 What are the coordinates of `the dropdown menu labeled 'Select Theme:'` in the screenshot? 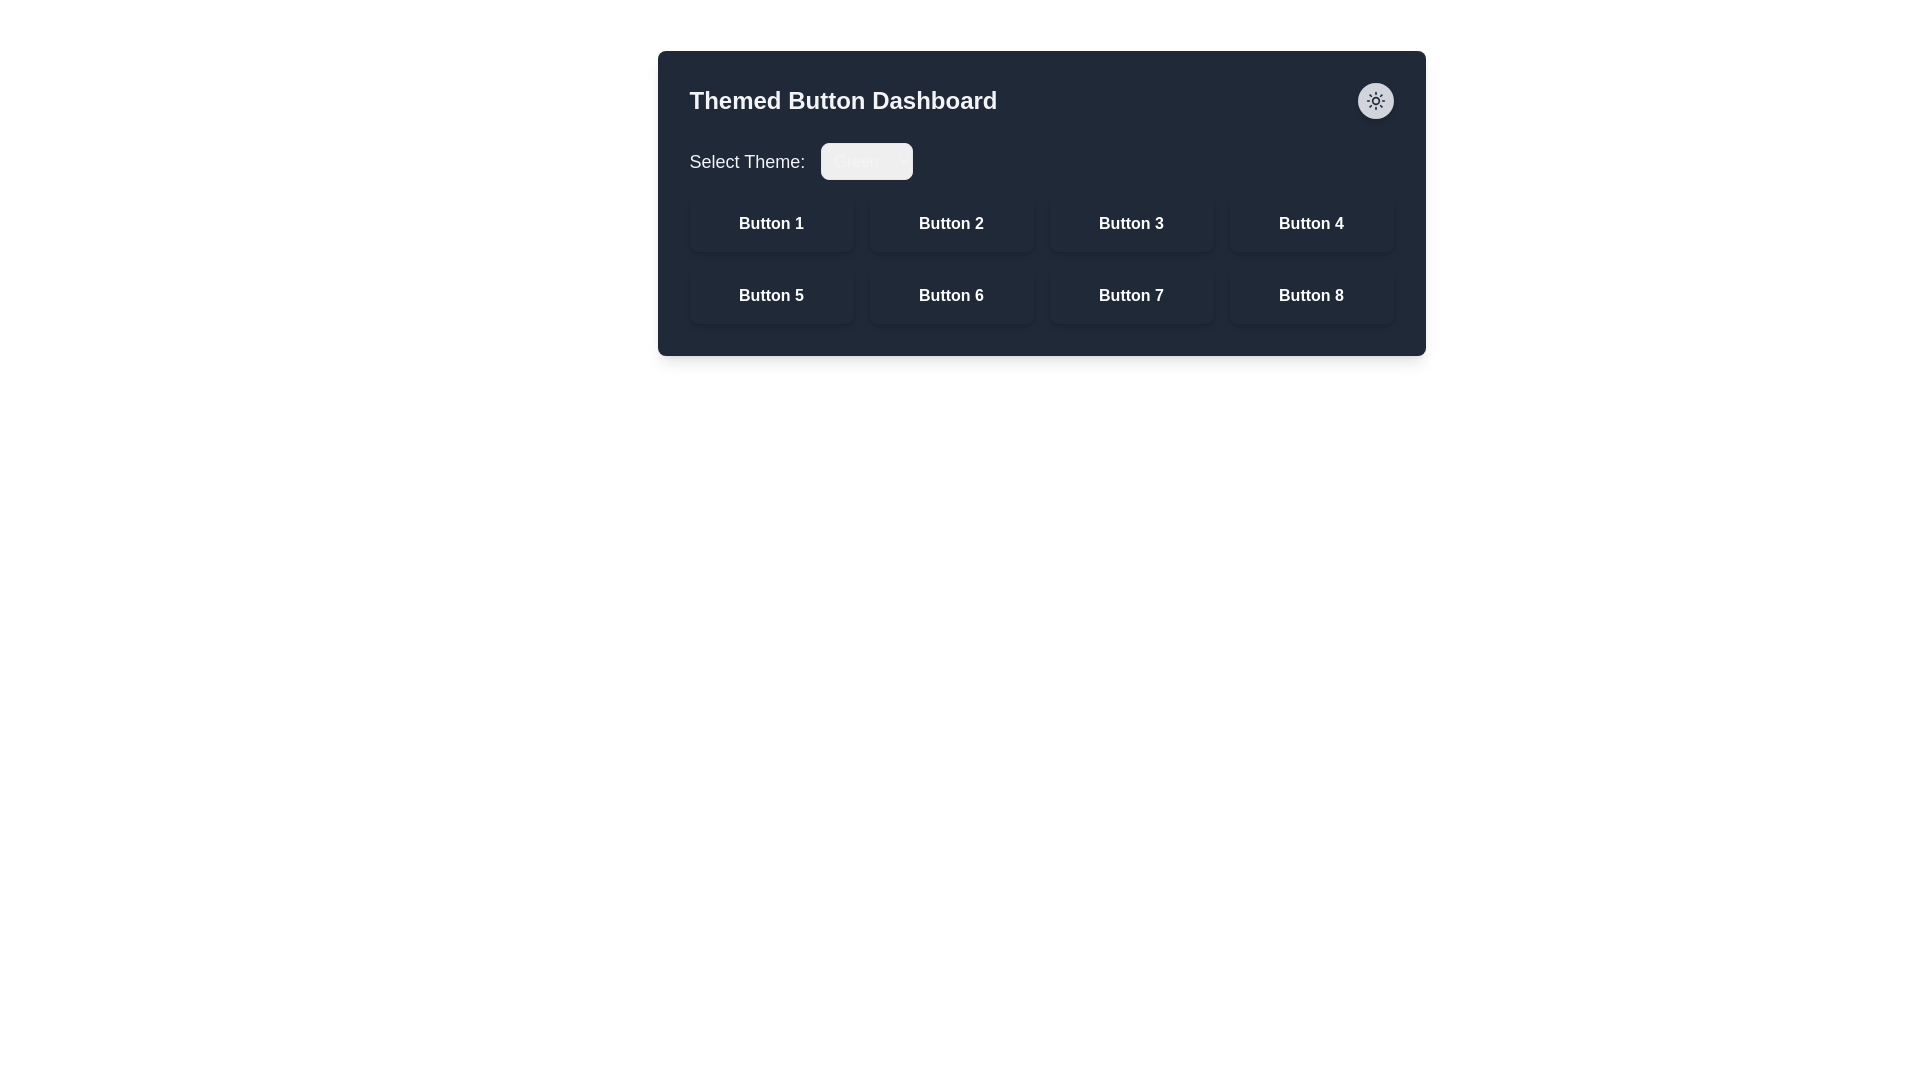 It's located at (1040, 160).